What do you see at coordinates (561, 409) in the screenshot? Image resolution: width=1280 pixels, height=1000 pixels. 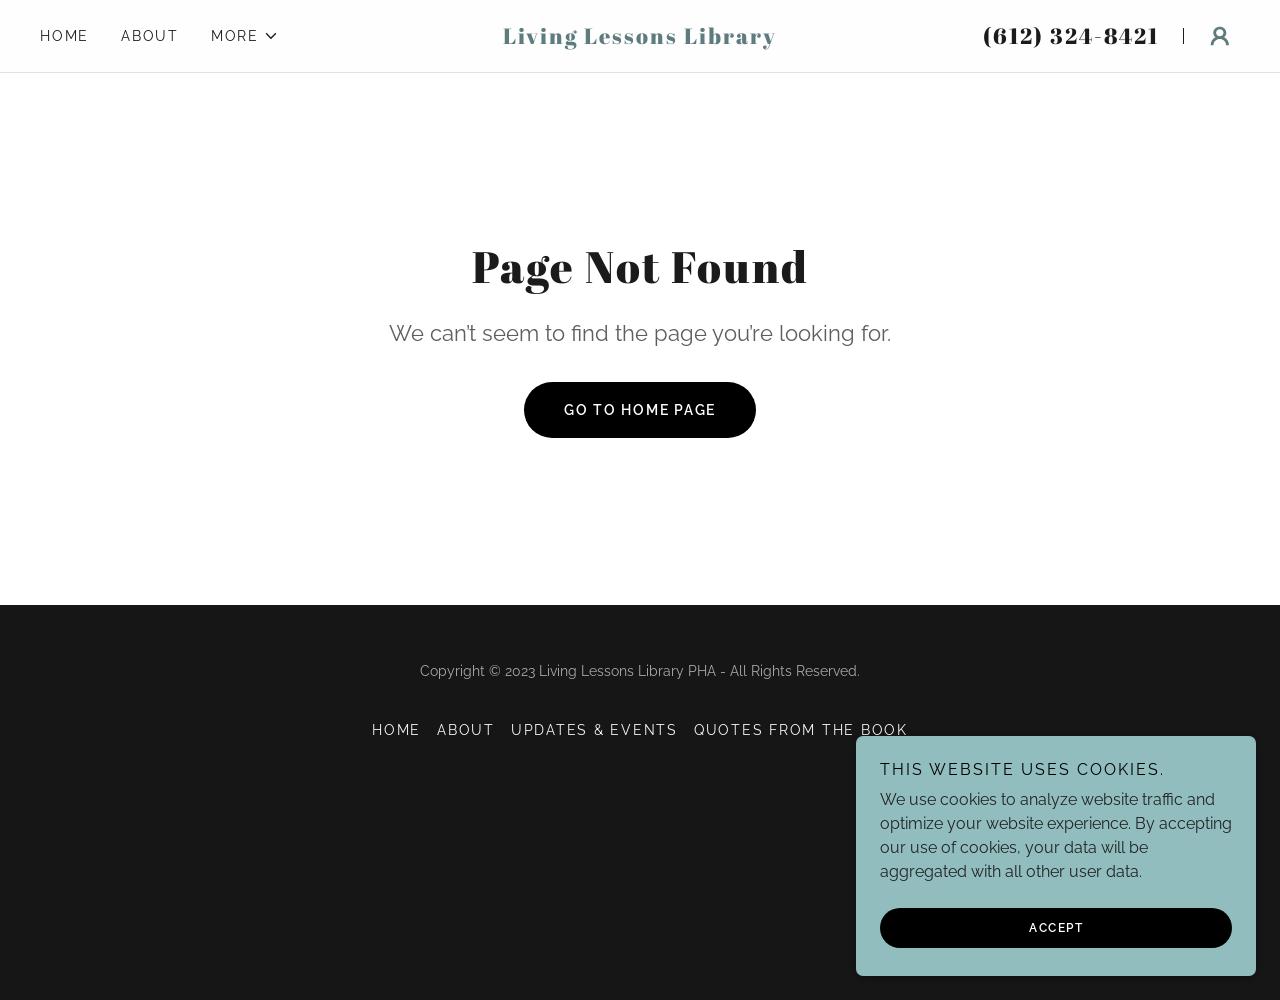 I see `'Go To Home Page'` at bounding box center [561, 409].